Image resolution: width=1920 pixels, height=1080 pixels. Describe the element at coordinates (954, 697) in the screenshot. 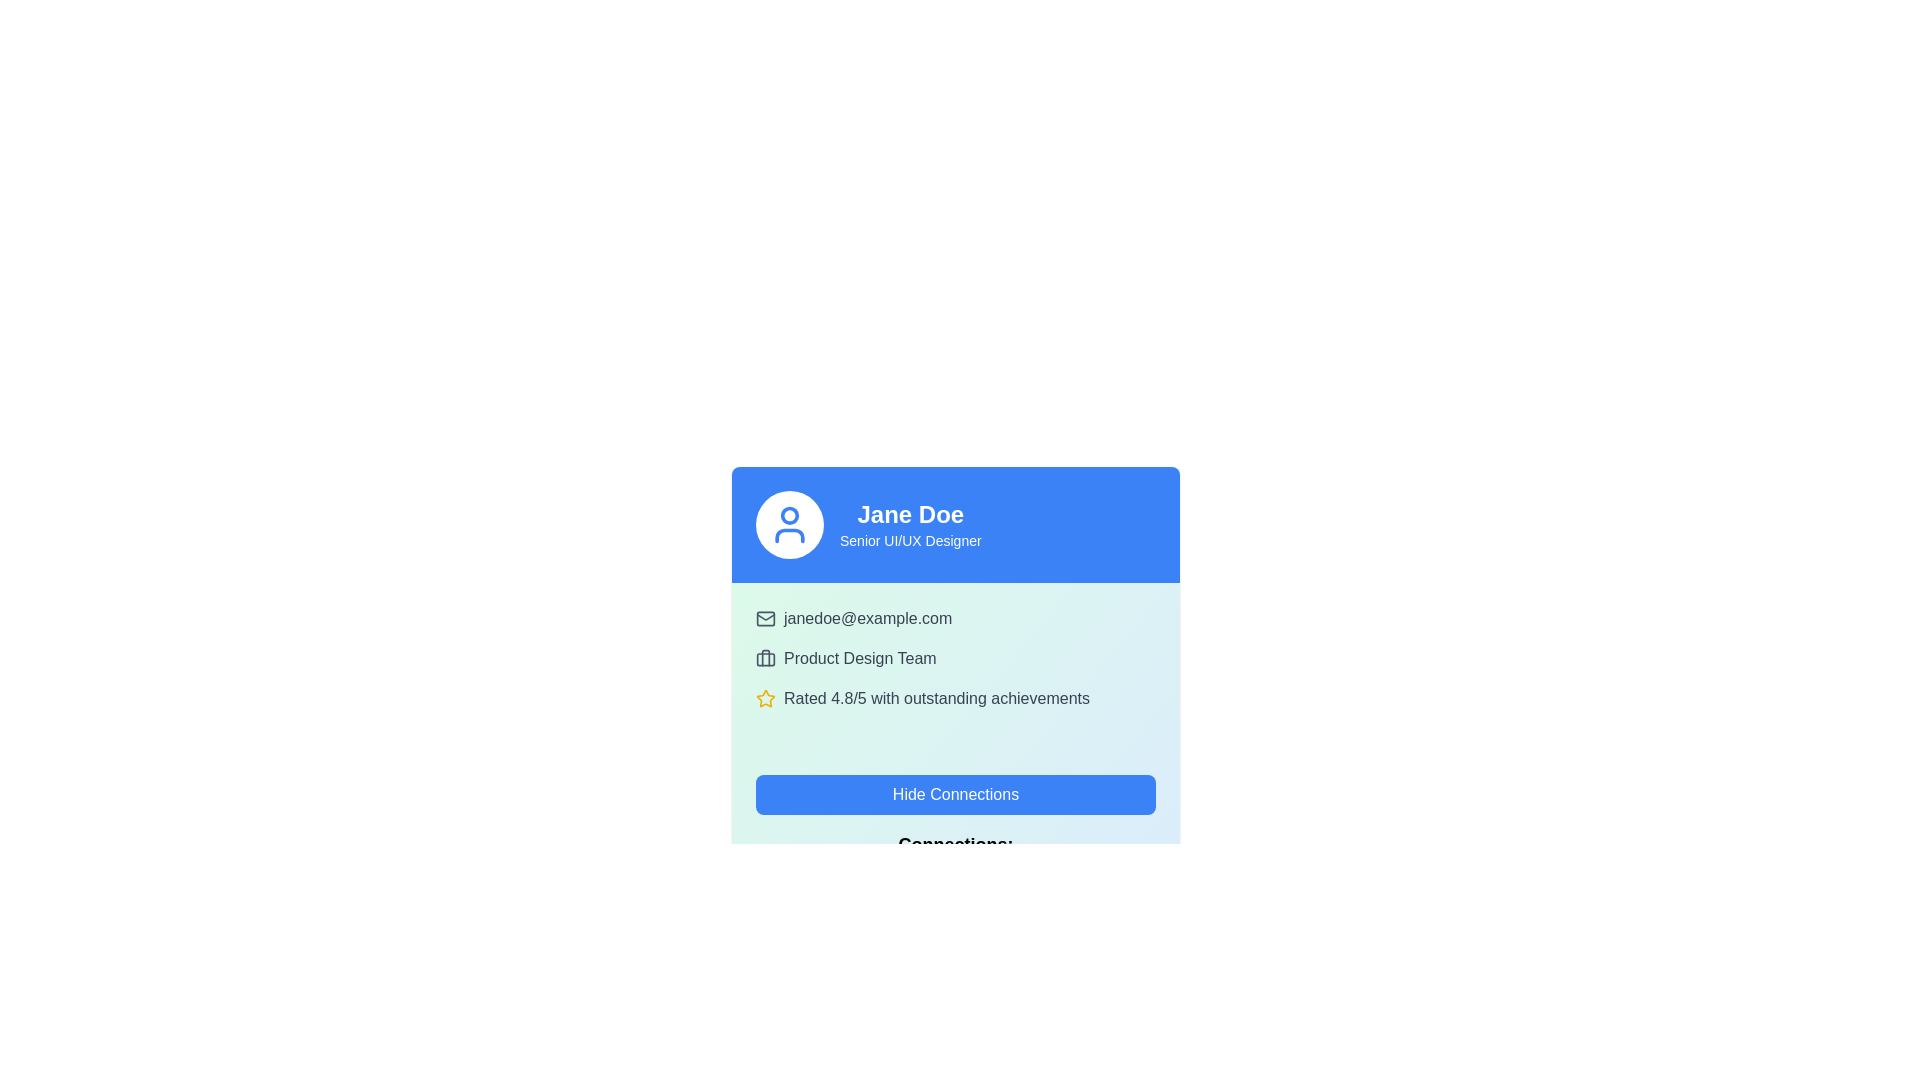

I see `the Decorative text element that displays 'Rated 4.8/5 with outstanding achievements' accompanied by a yellow star icon, located in the third row under the profile information section` at that location.